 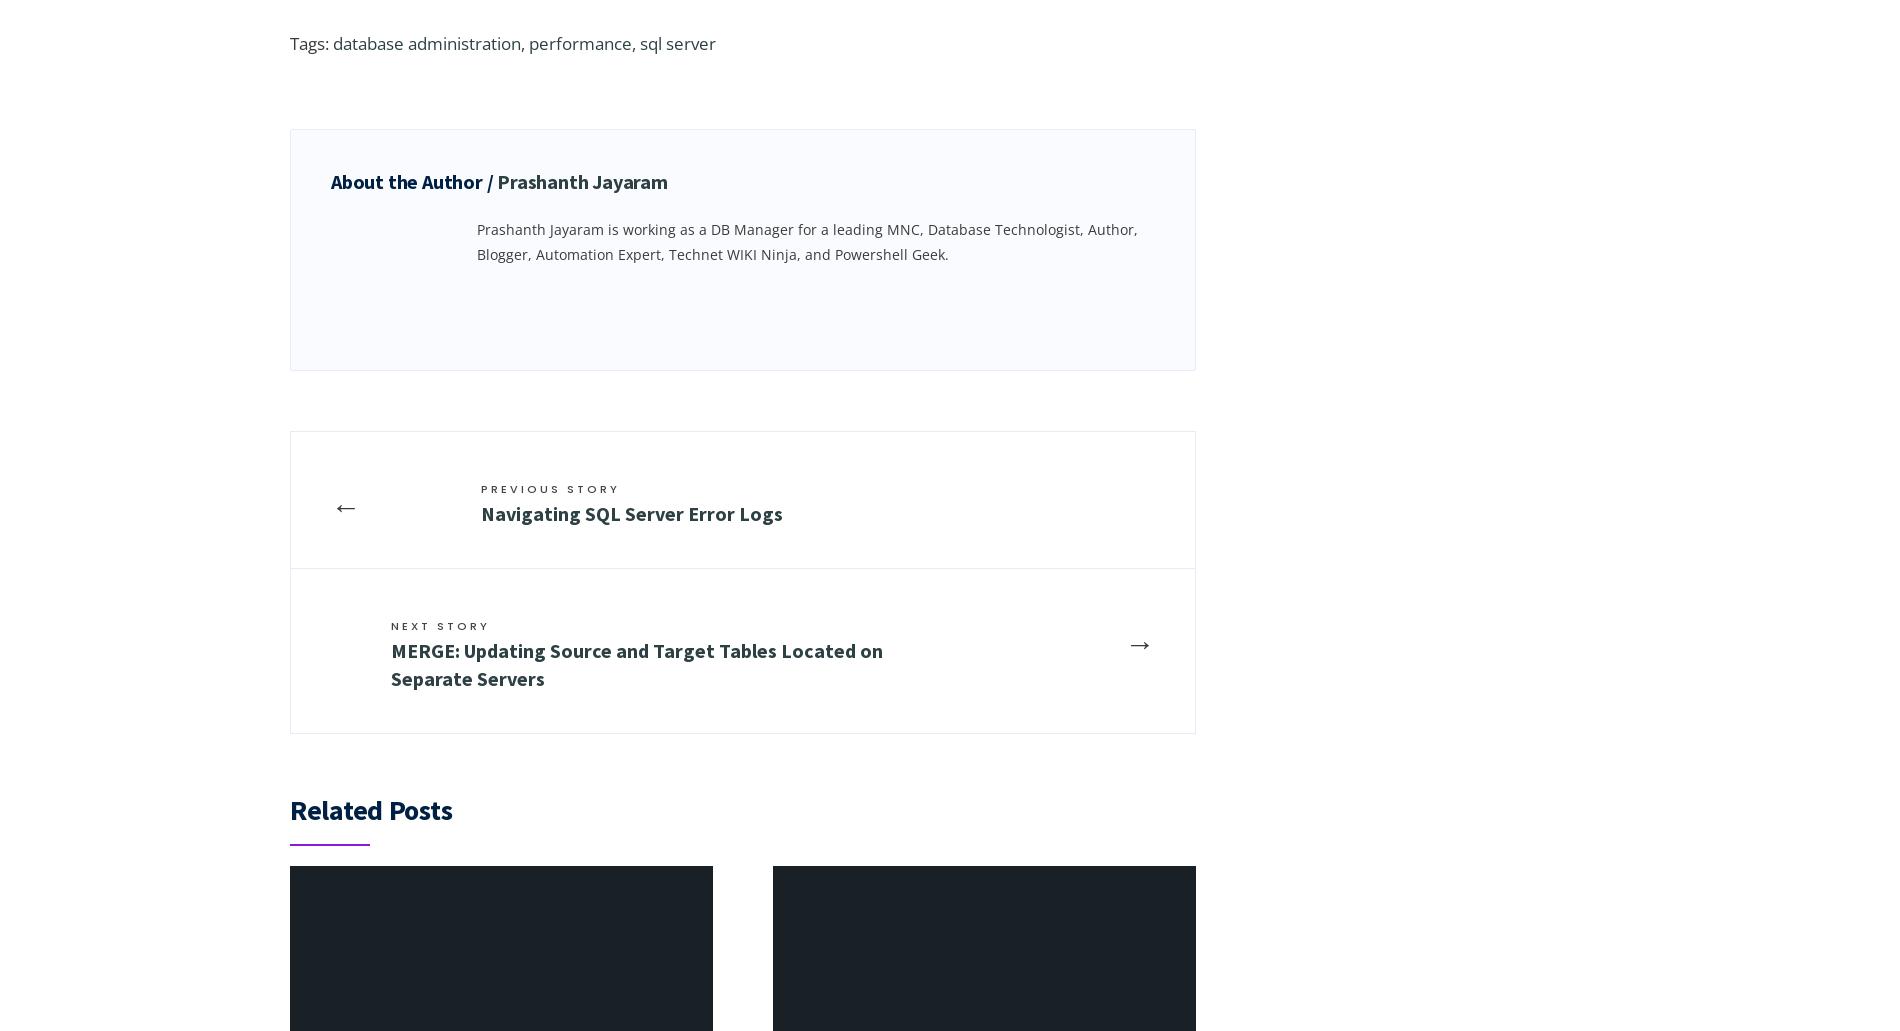 What do you see at coordinates (550, 487) in the screenshot?
I see `'Previous Story'` at bounding box center [550, 487].